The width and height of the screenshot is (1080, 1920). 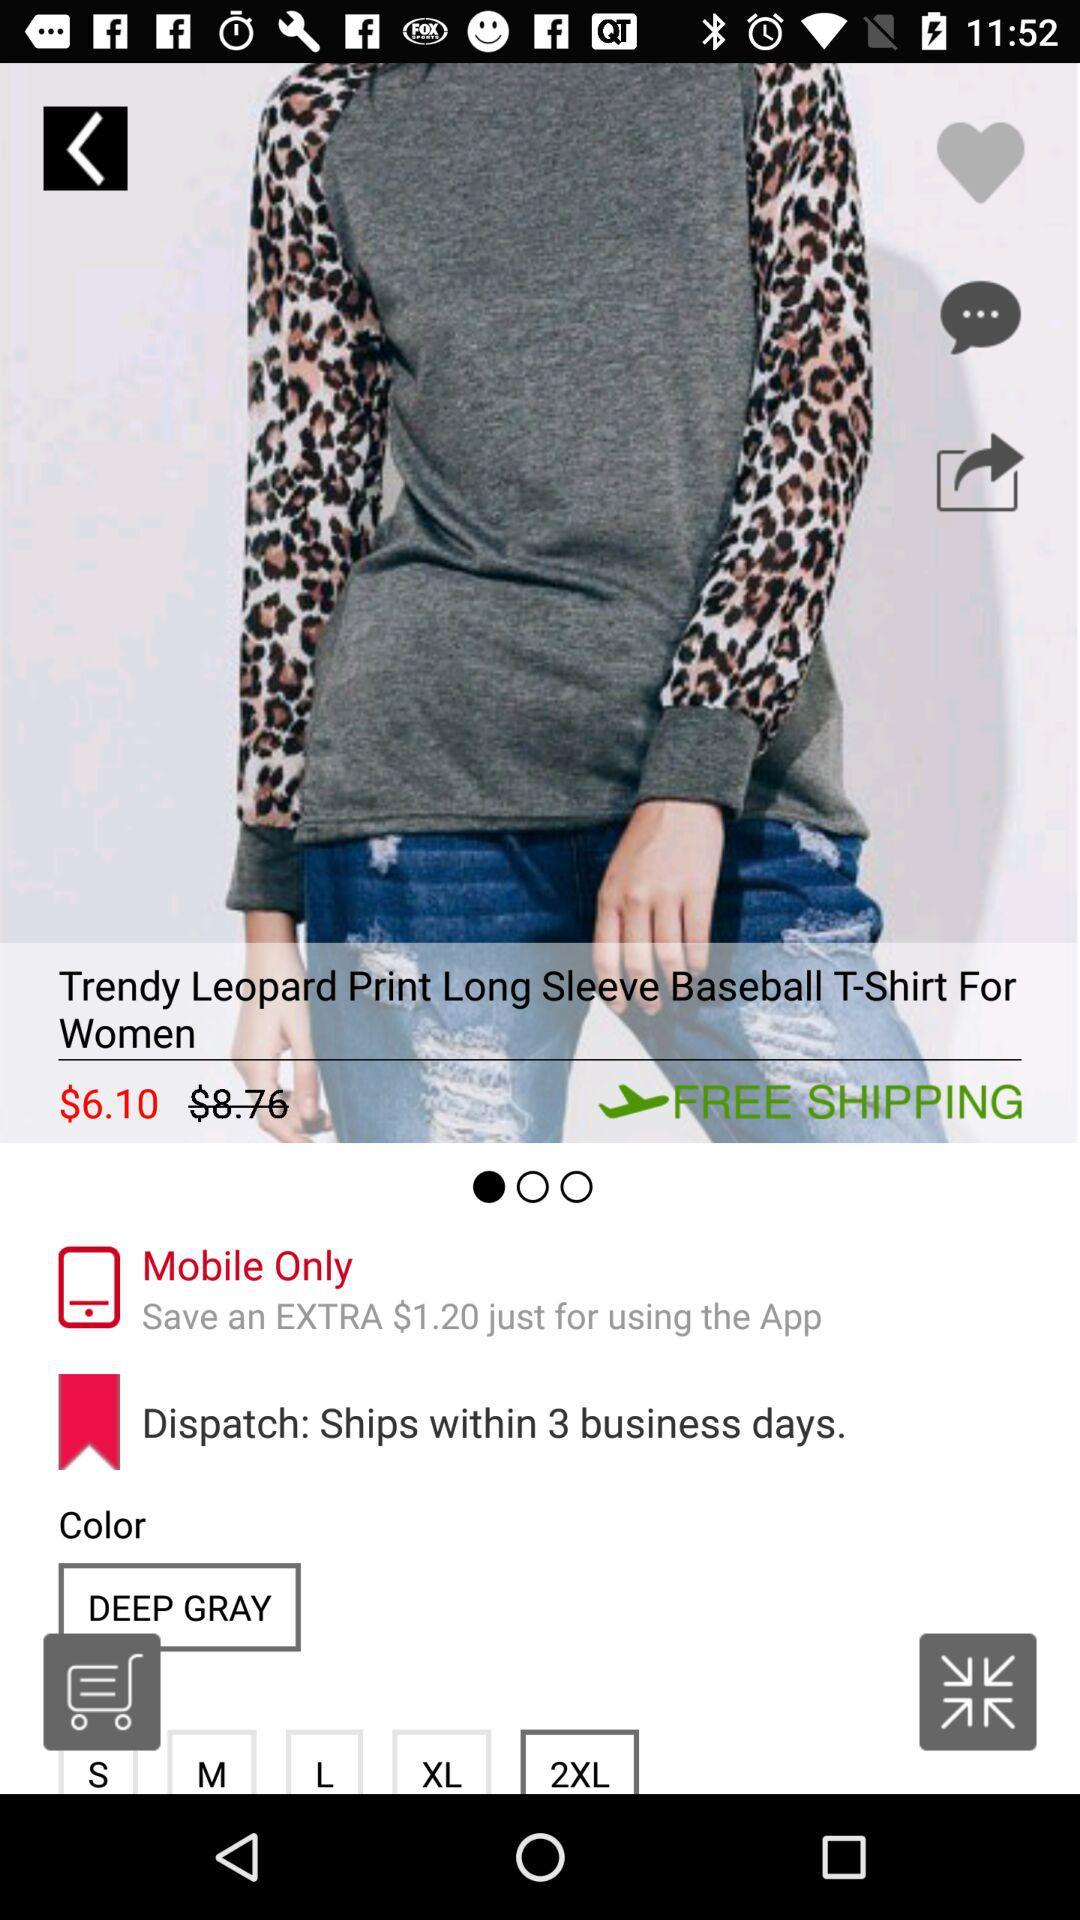 What do you see at coordinates (979, 162) in the screenshot?
I see `it` at bounding box center [979, 162].